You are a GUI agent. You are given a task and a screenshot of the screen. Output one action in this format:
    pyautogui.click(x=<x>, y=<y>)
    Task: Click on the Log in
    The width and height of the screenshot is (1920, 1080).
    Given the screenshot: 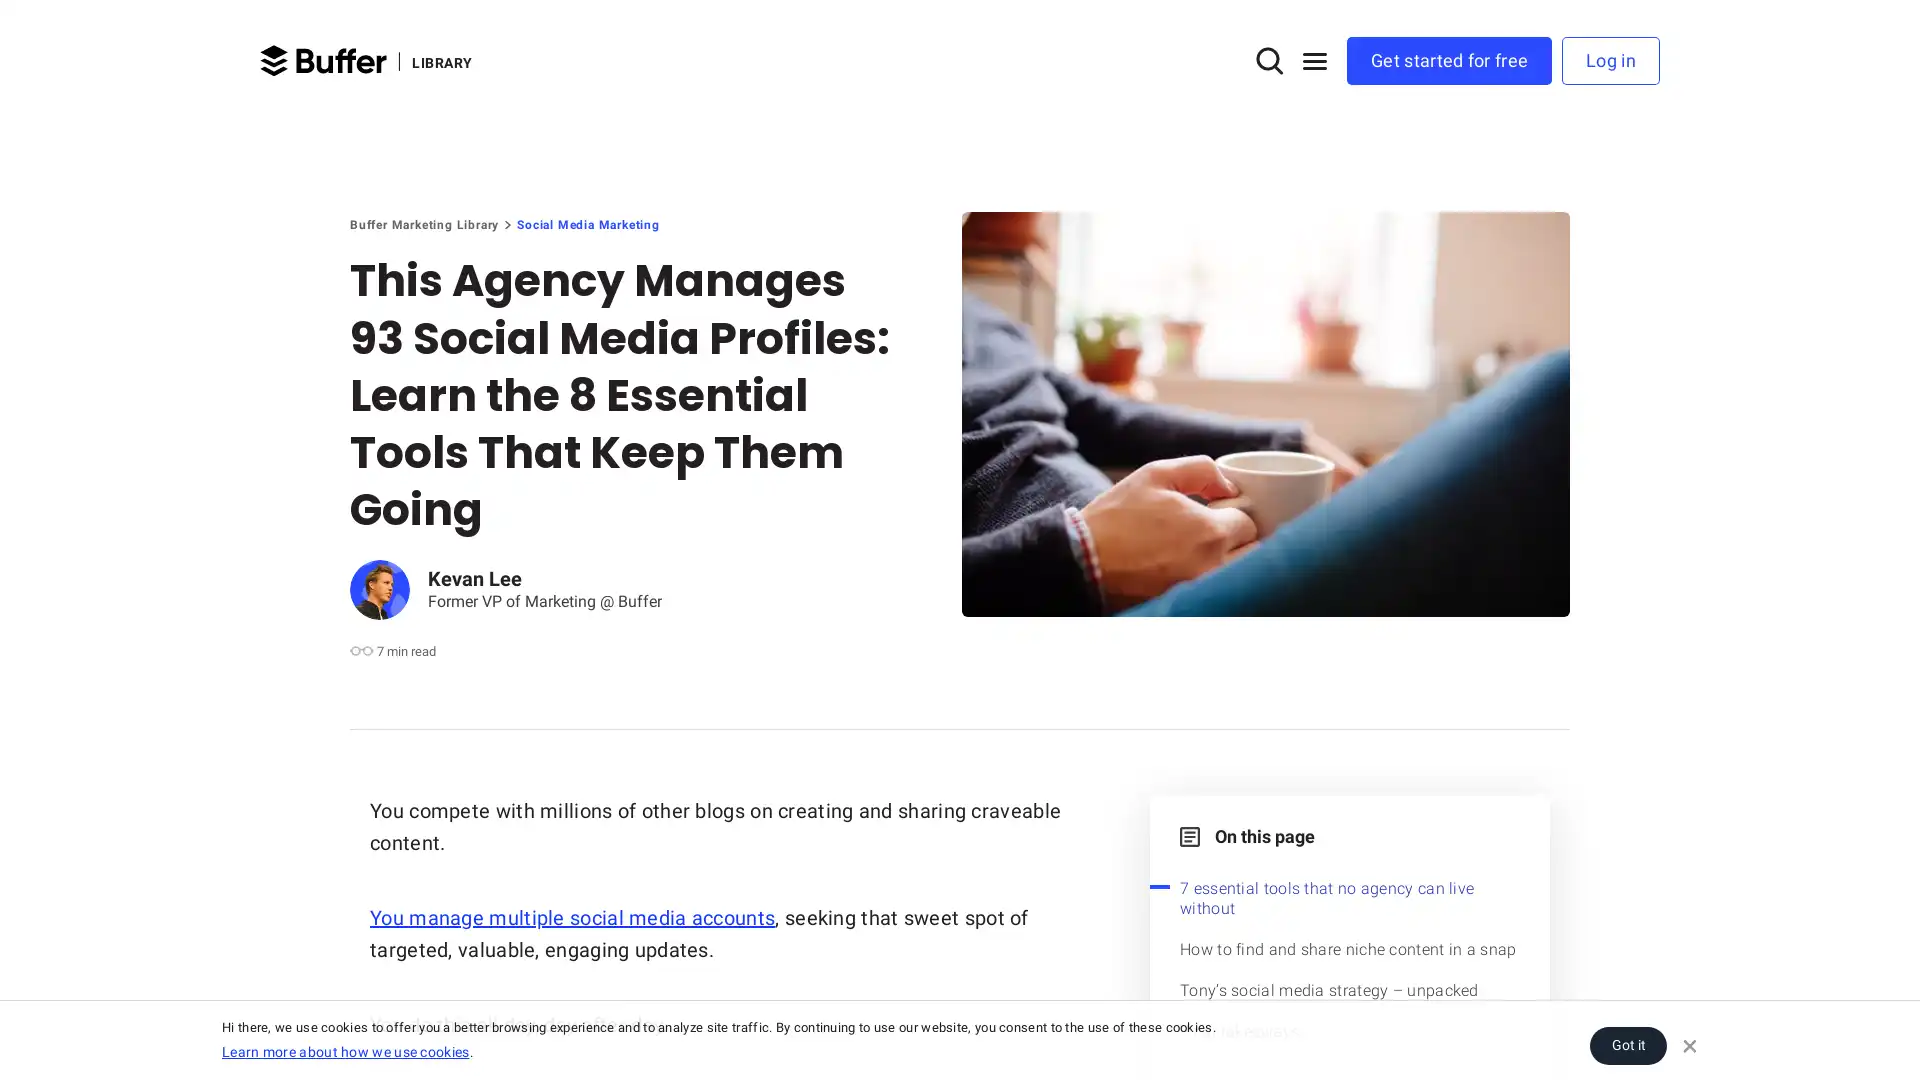 What is the action you would take?
    pyautogui.click(x=1611, y=60)
    